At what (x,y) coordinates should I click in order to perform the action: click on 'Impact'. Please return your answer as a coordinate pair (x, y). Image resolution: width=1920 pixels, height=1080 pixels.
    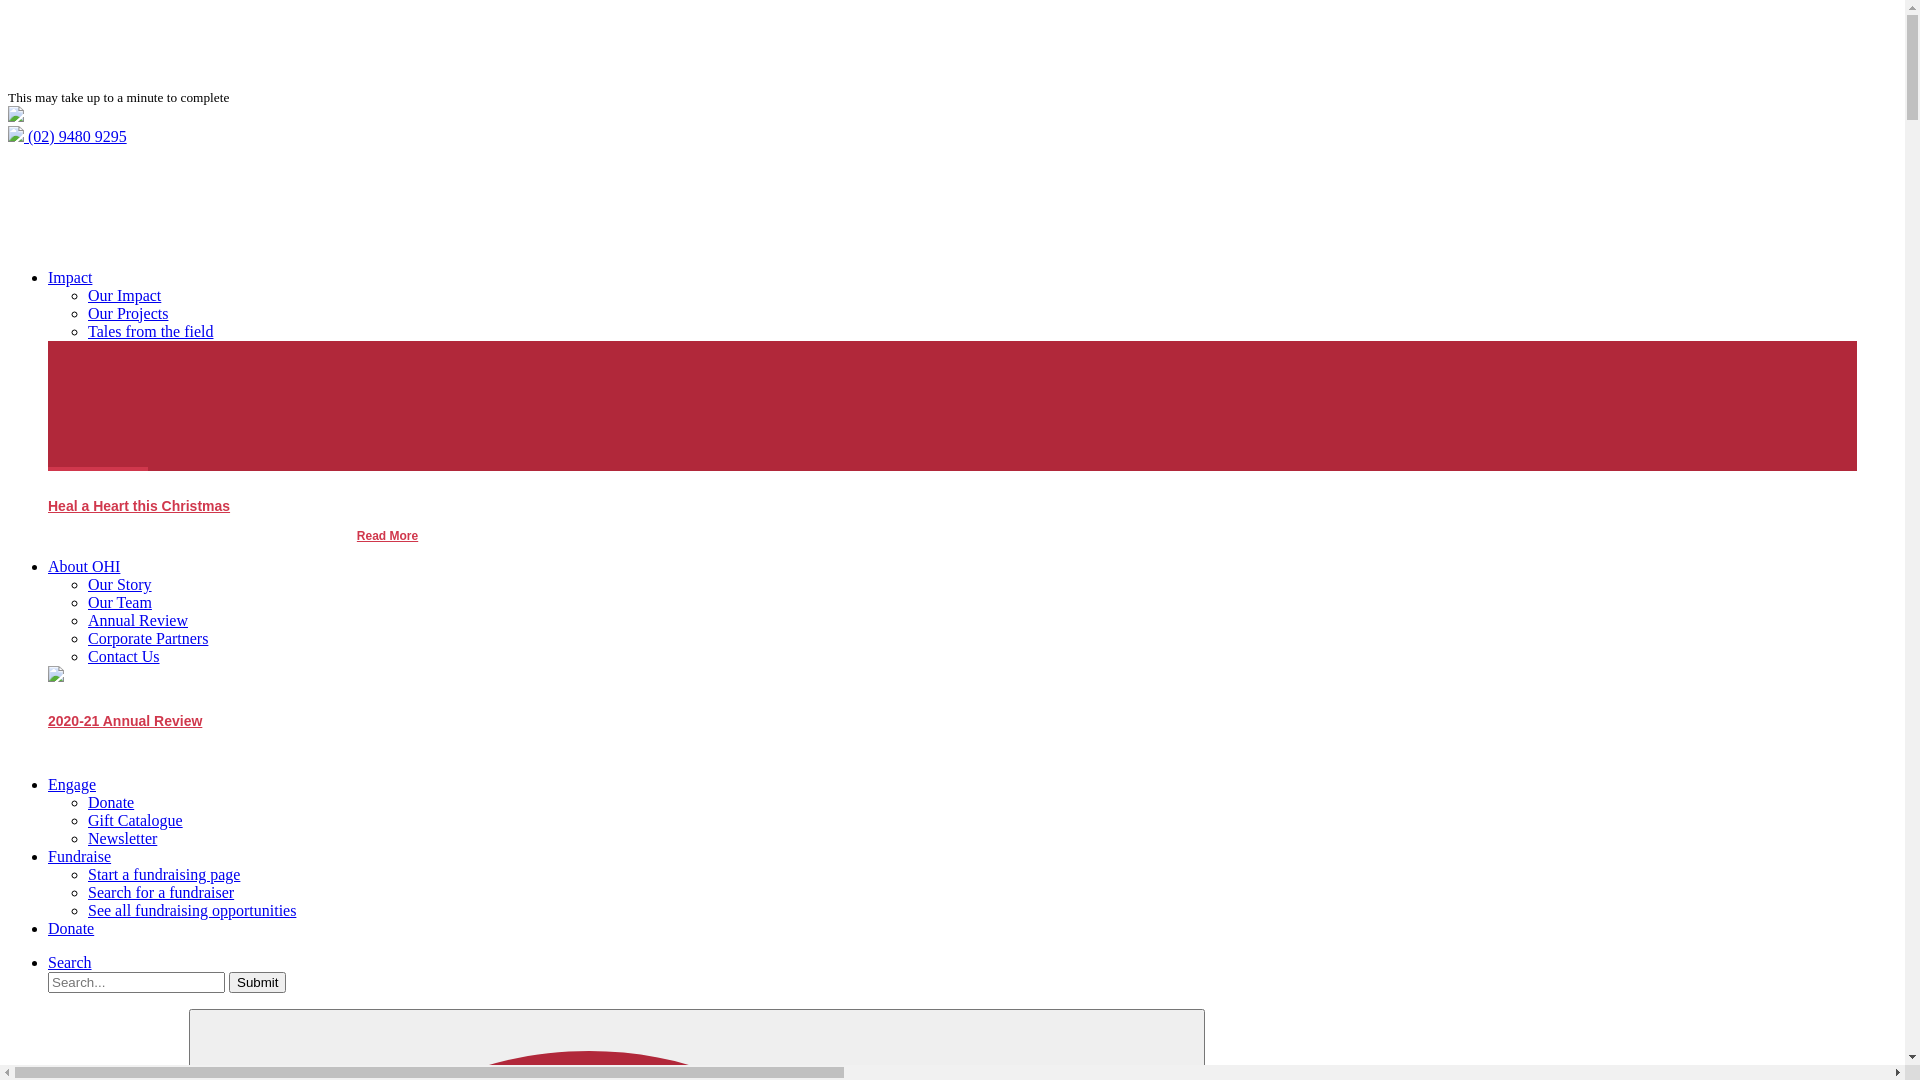
    Looking at the image, I should click on (70, 277).